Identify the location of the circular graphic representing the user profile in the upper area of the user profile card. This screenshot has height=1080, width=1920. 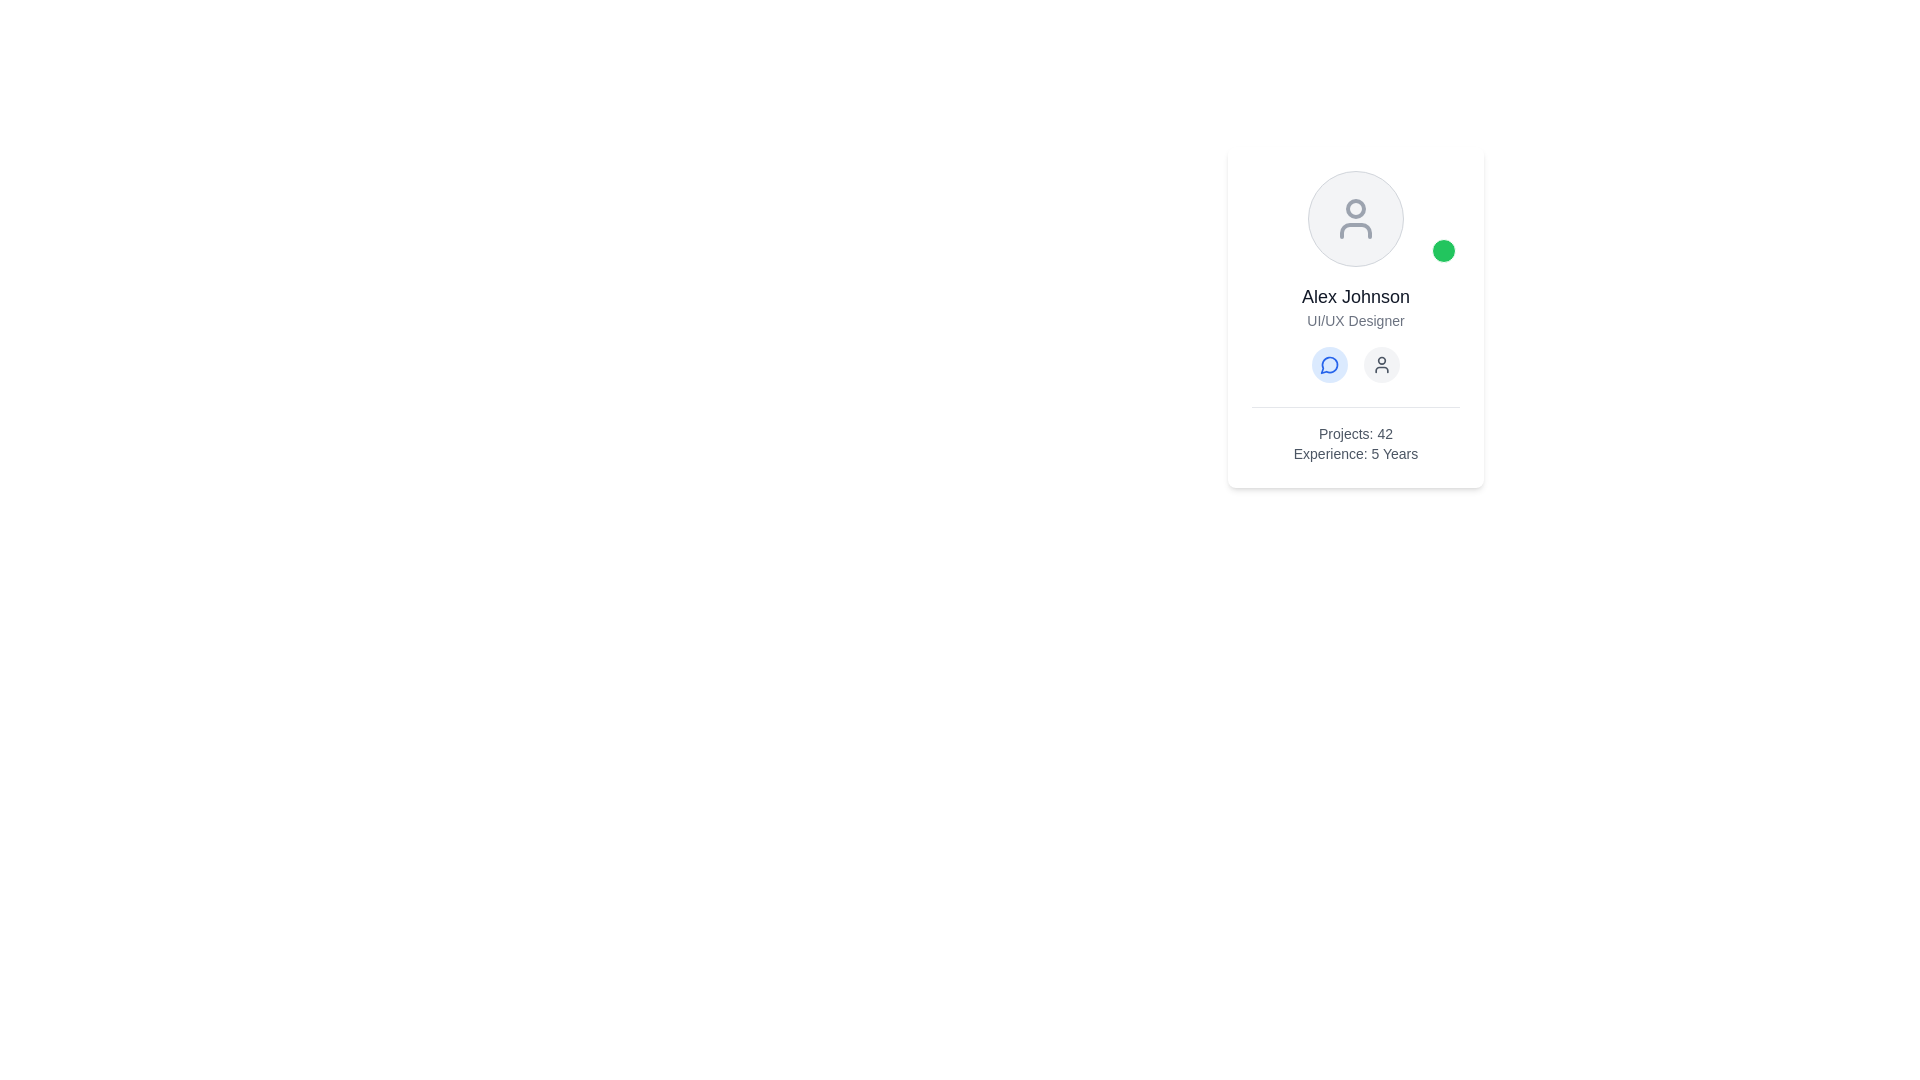
(1356, 208).